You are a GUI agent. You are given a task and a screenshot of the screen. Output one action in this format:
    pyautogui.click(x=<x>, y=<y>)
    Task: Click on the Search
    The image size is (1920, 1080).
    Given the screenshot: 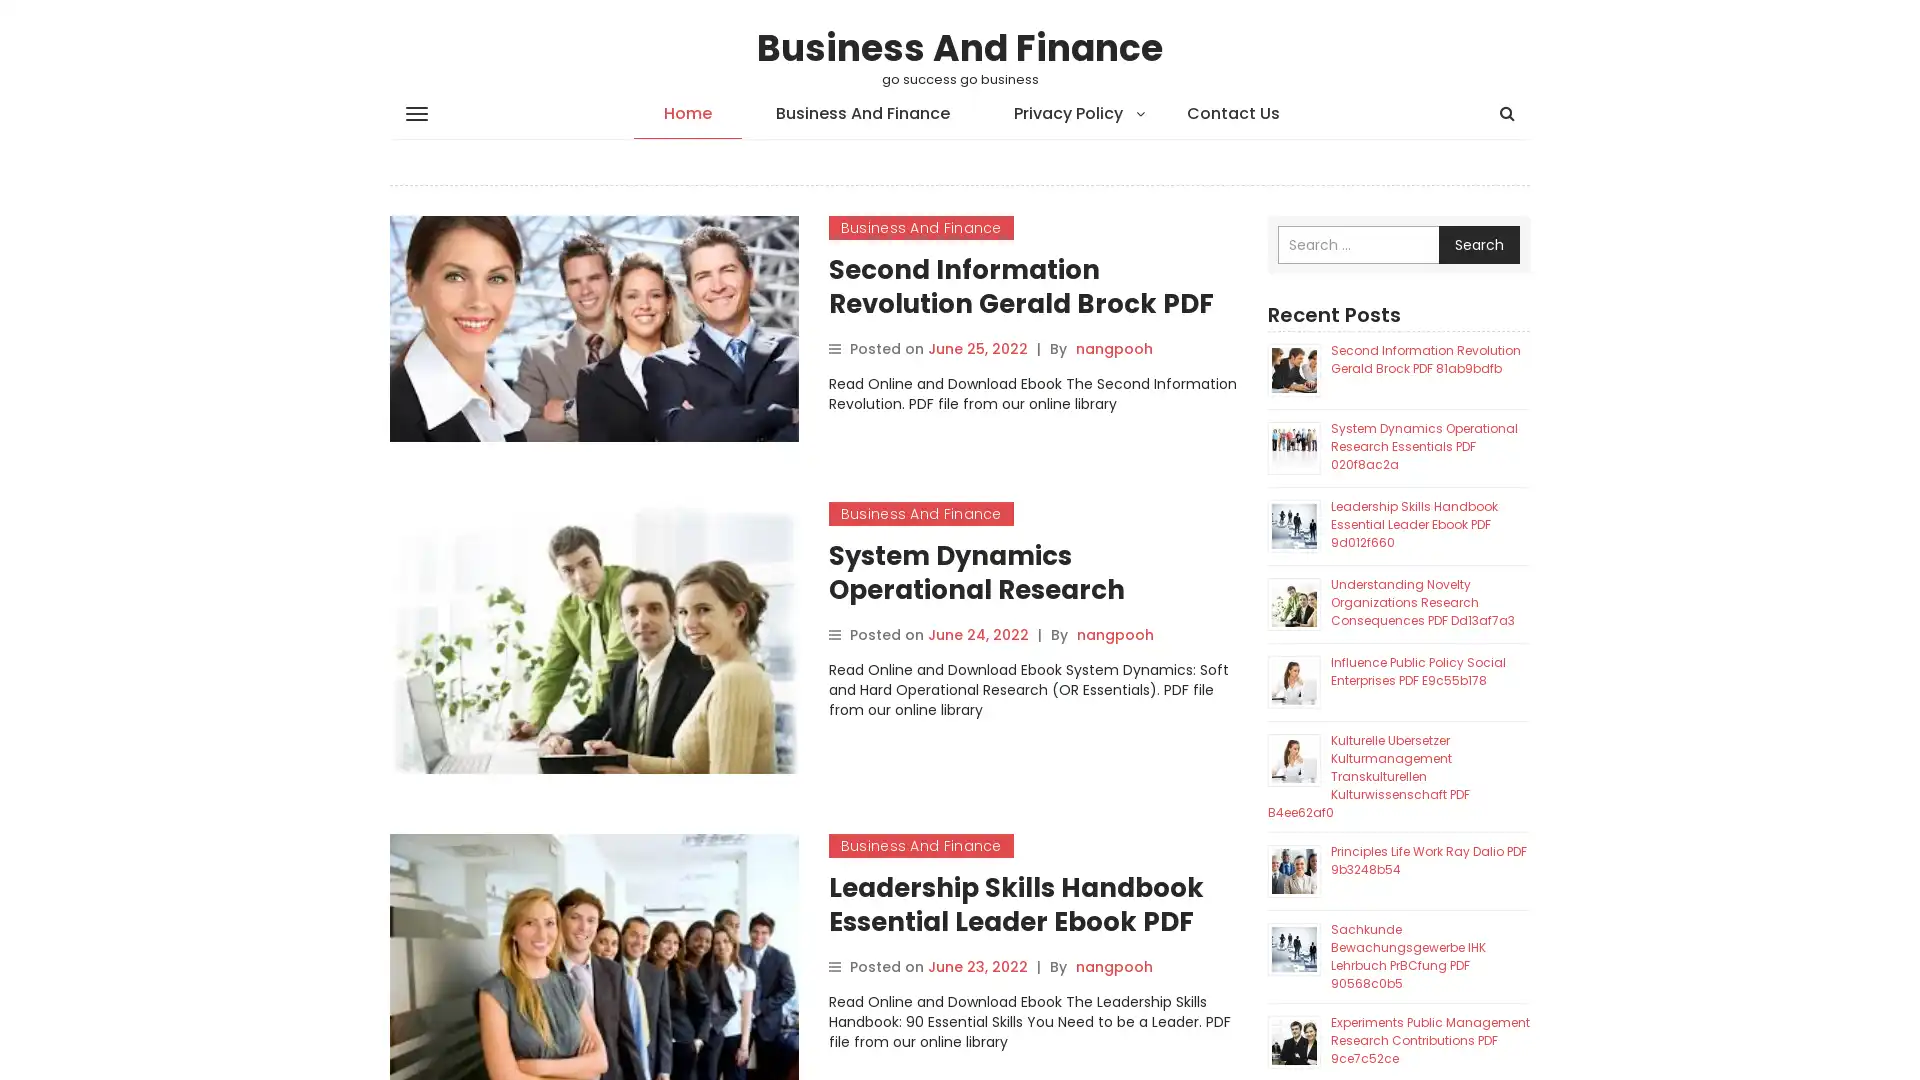 What is the action you would take?
    pyautogui.click(x=1479, y=244)
    